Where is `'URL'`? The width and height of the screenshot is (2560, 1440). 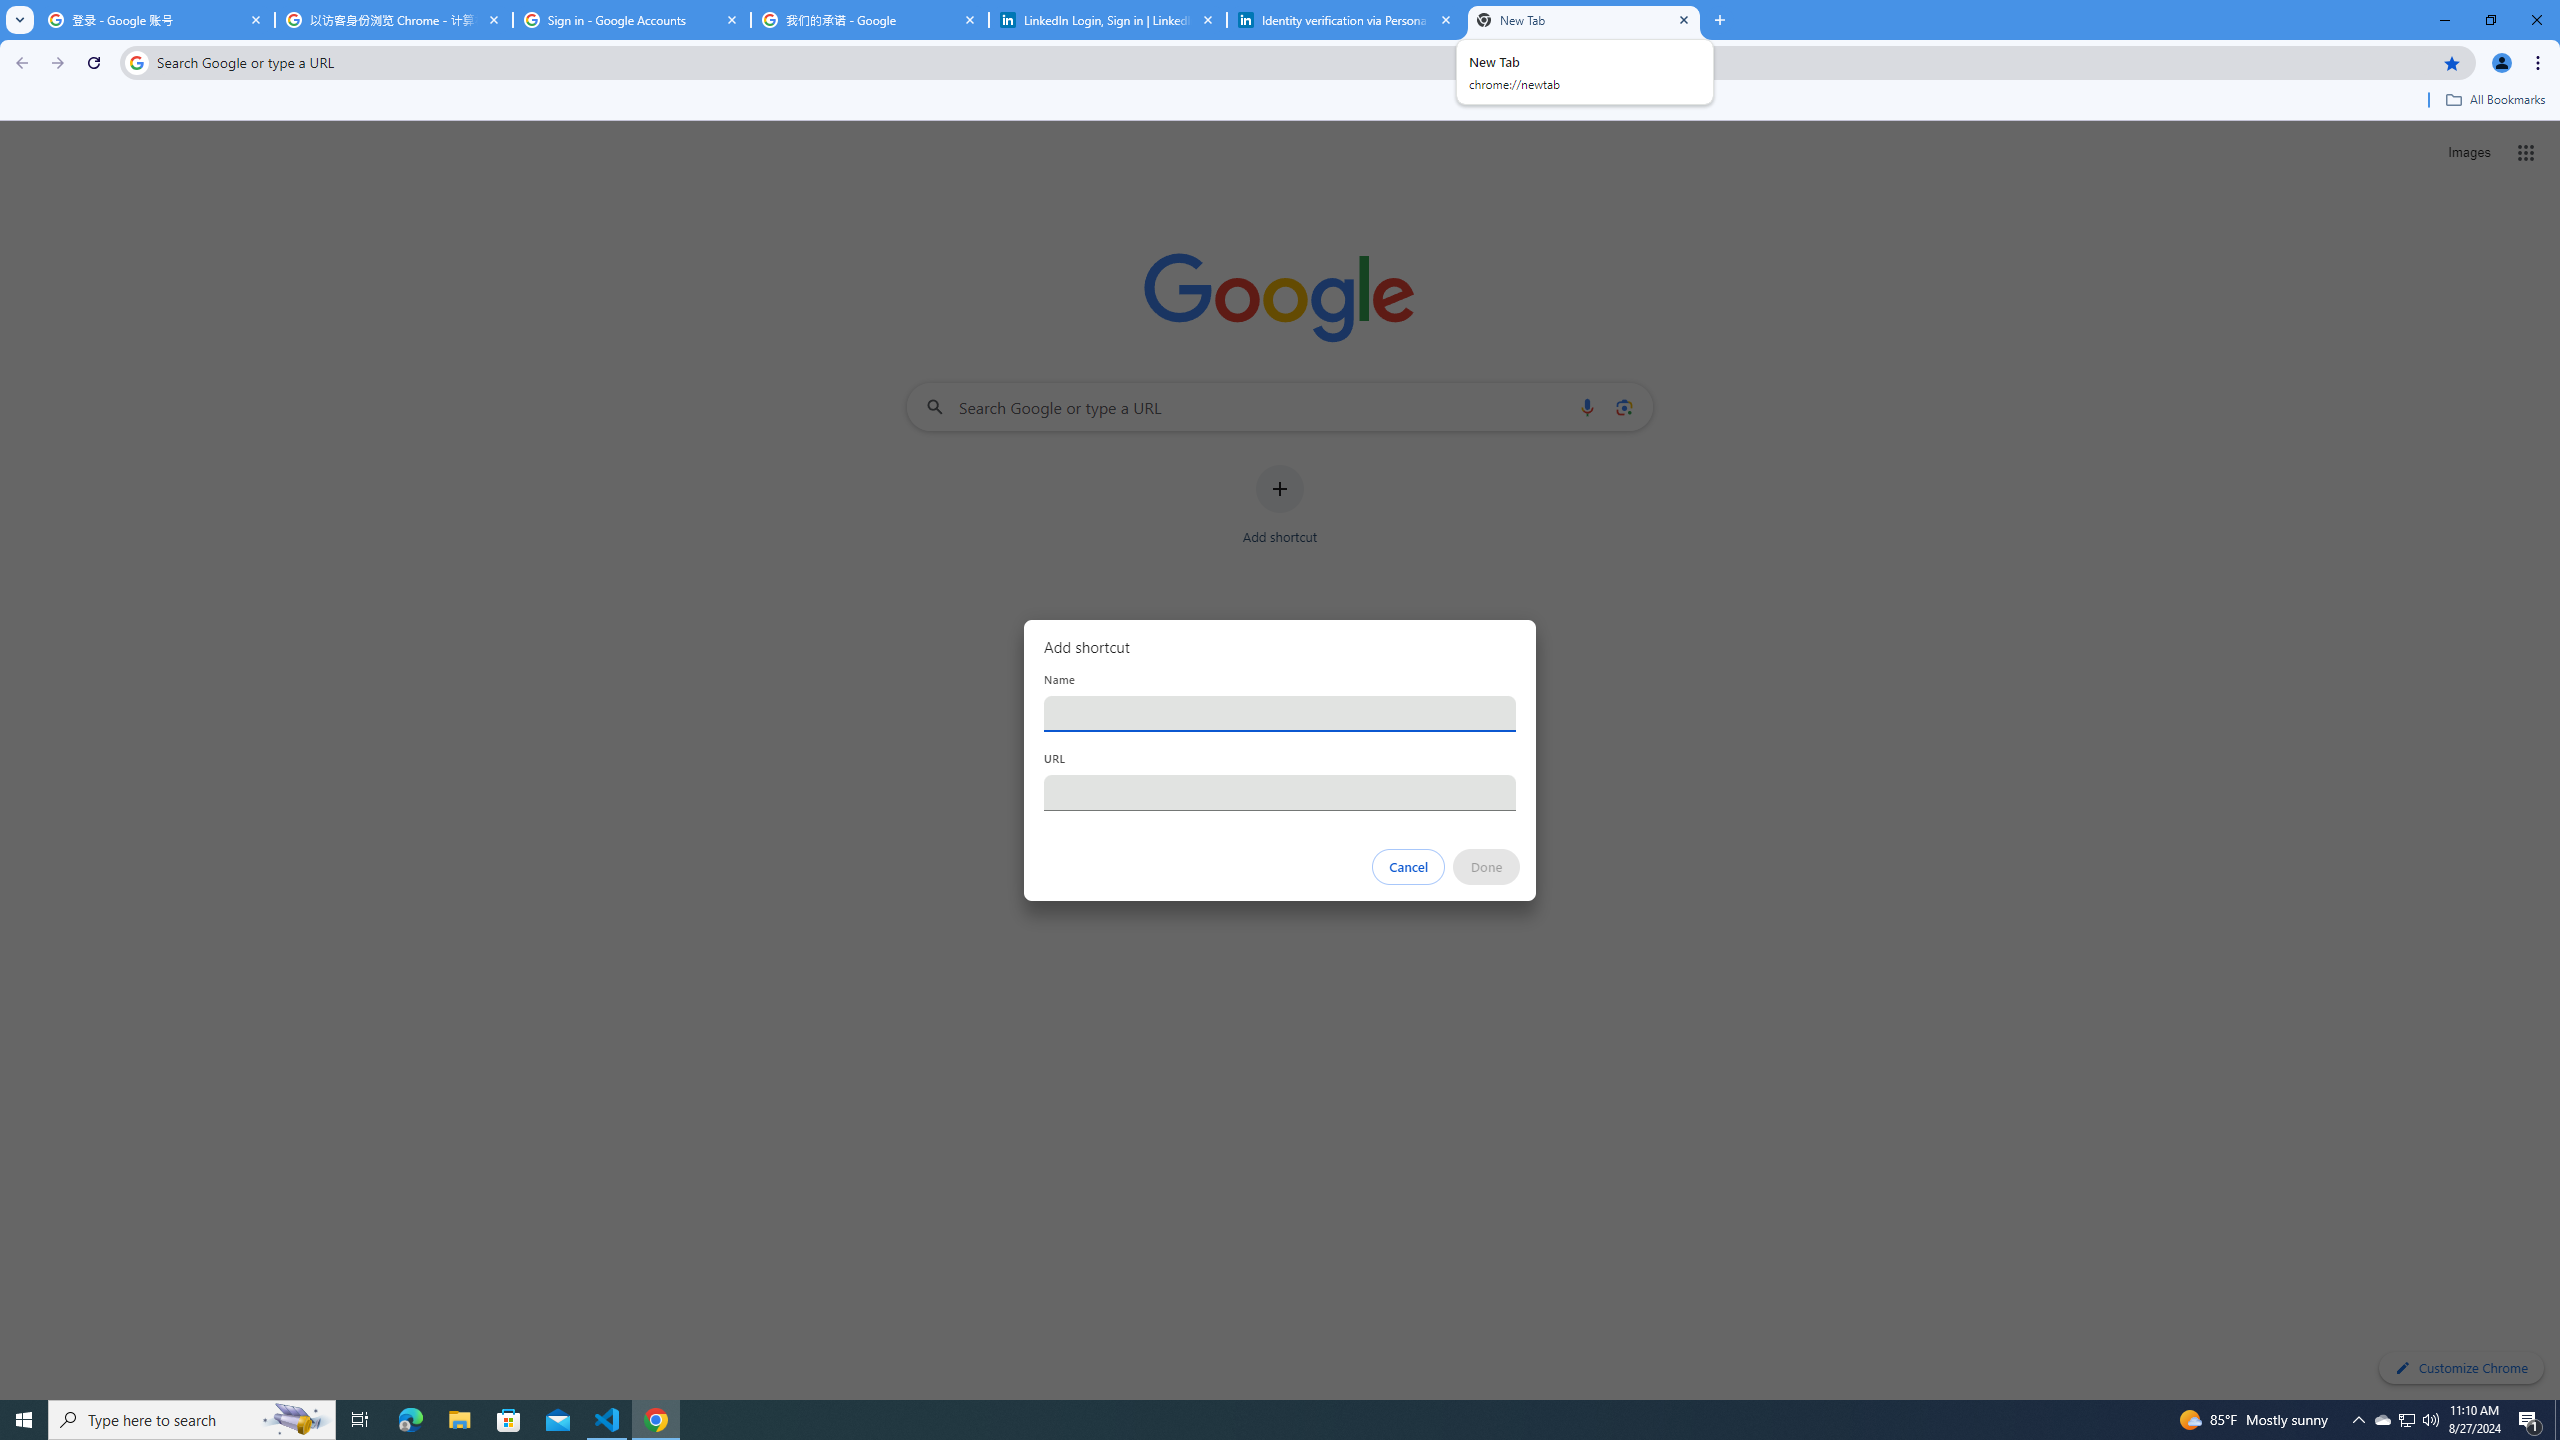
'URL' is located at coordinates (1280, 792).